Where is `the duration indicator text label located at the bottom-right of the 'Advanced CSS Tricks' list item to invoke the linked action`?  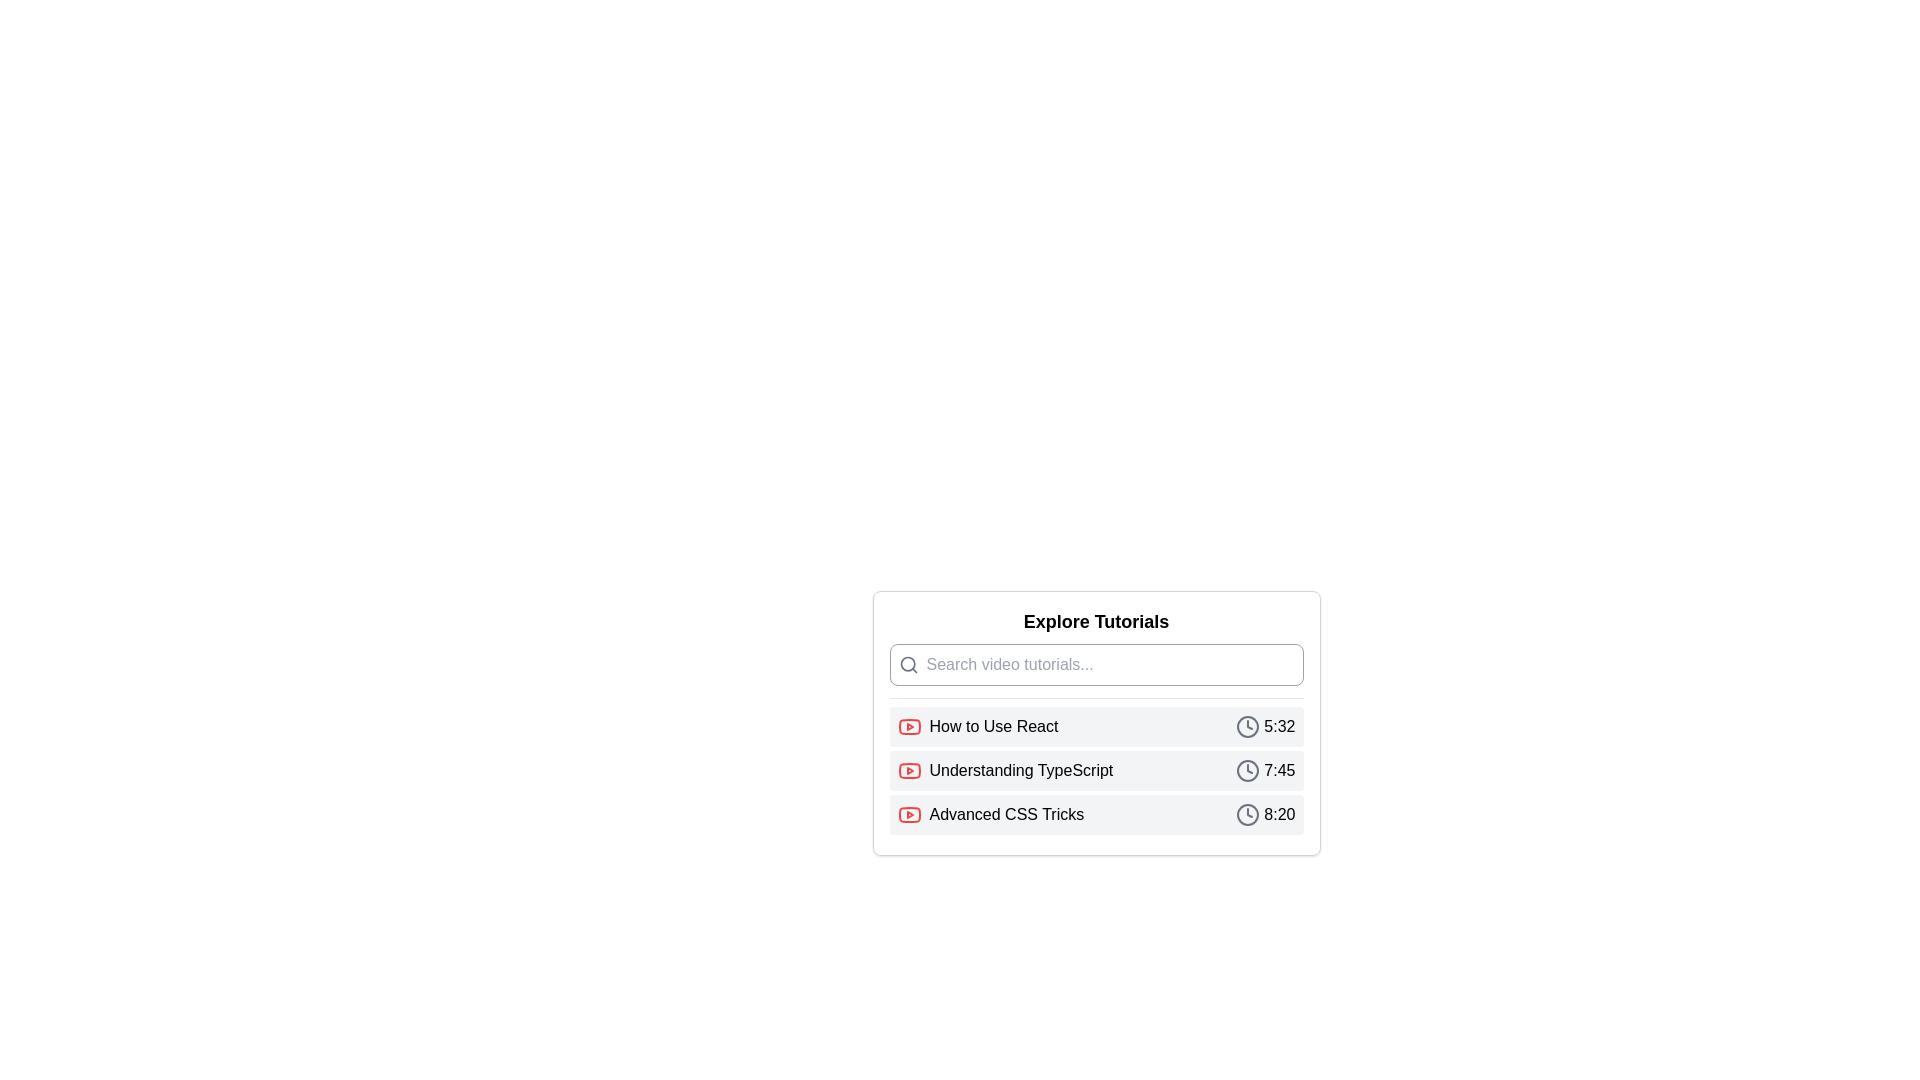 the duration indicator text label located at the bottom-right of the 'Advanced CSS Tricks' list item to invoke the linked action is located at coordinates (1278, 814).